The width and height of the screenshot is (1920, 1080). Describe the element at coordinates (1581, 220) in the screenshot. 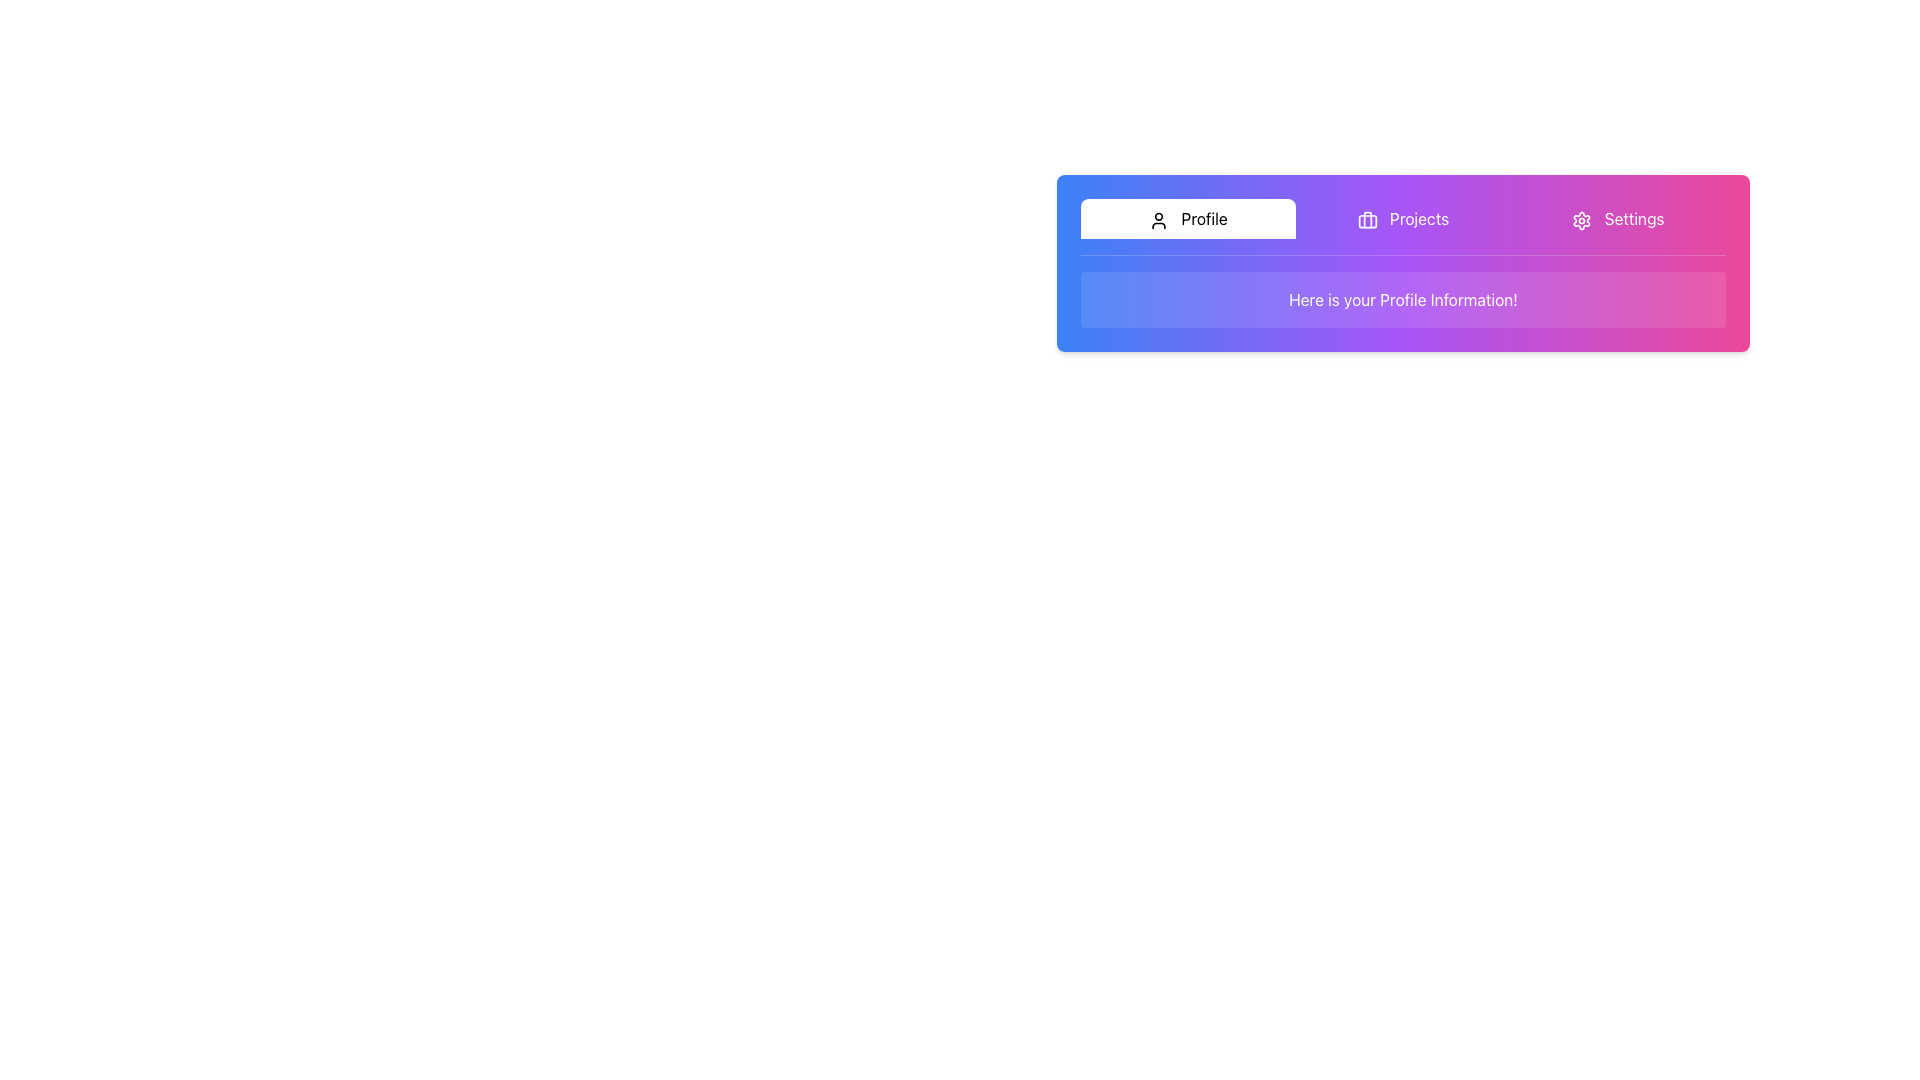

I see `the cogwheel icon with a pink/purple gradient background located next to the 'Settings' text` at that location.